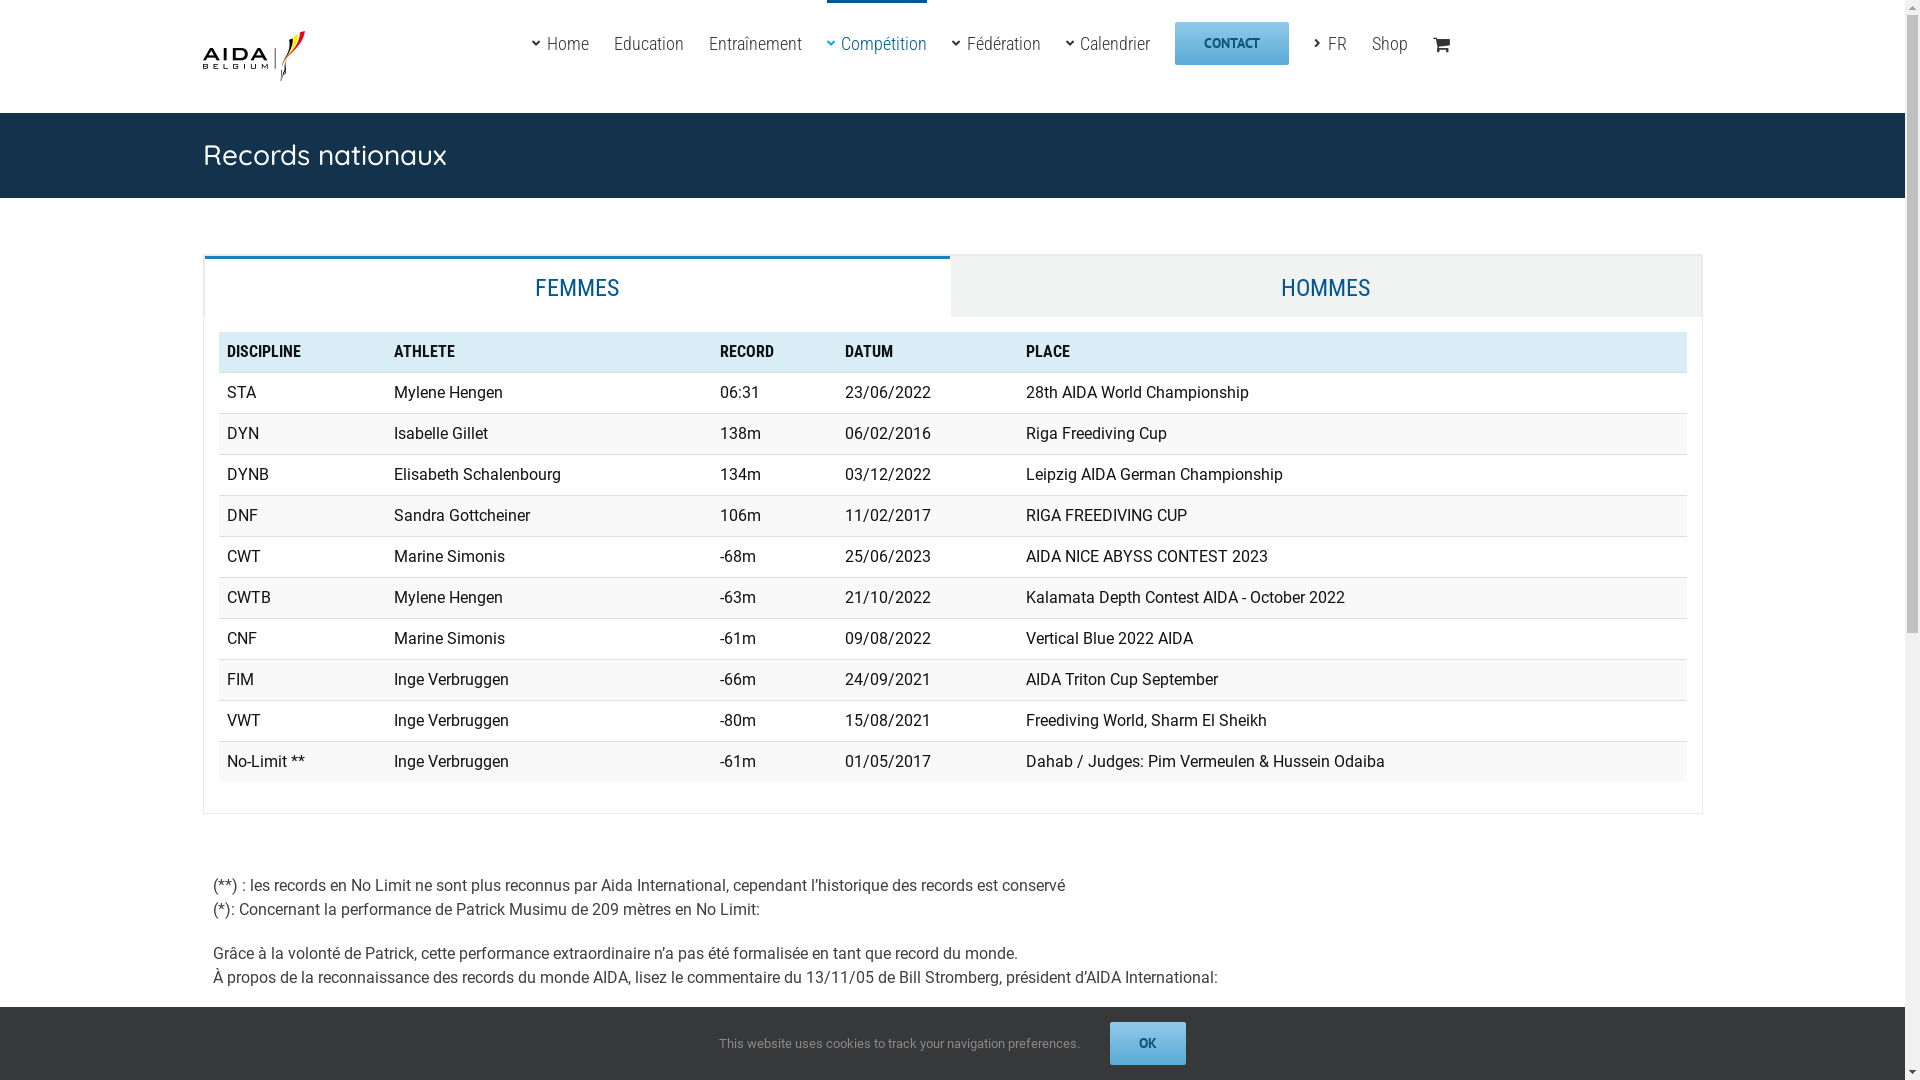 This screenshot has width=1920, height=1080. What do you see at coordinates (560, 42) in the screenshot?
I see `'Home'` at bounding box center [560, 42].